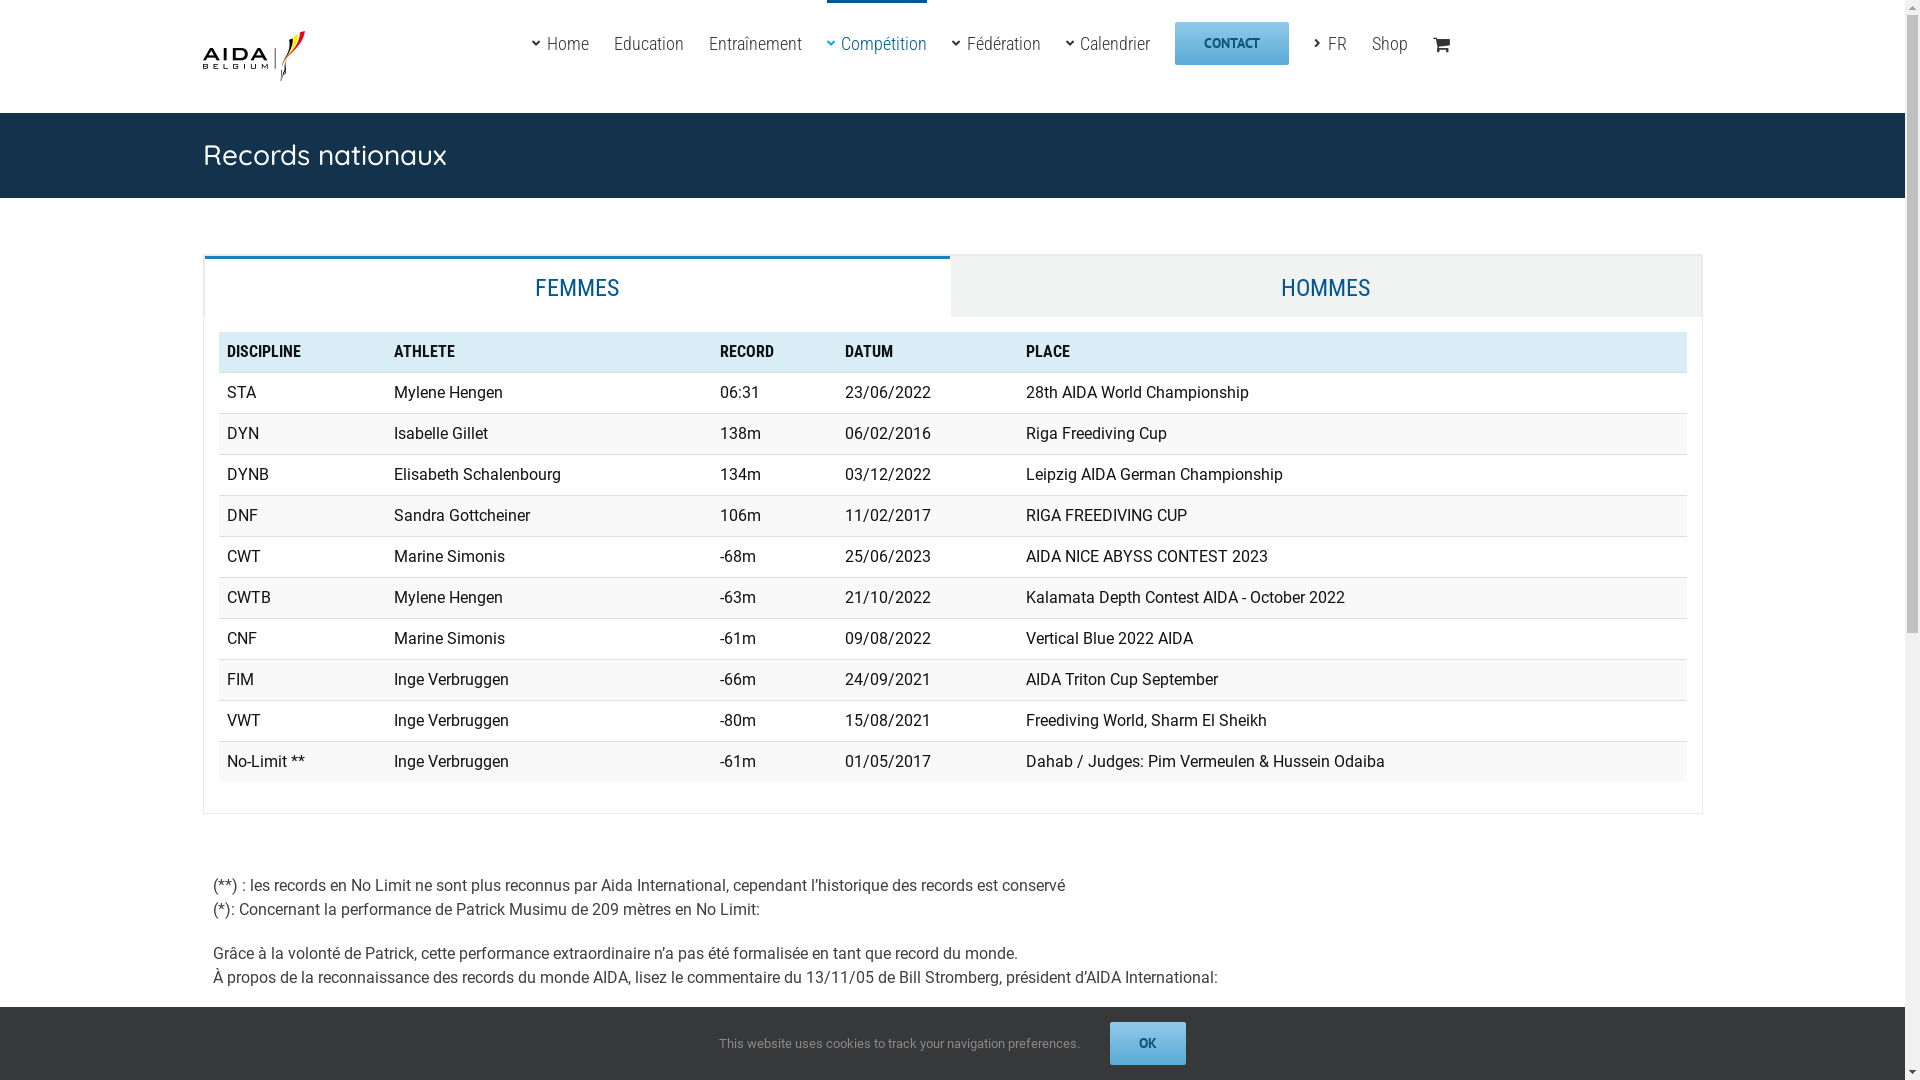 This screenshot has width=1920, height=1080. What do you see at coordinates (560, 42) in the screenshot?
I see `'Home'` at bounding box center [560, 42].